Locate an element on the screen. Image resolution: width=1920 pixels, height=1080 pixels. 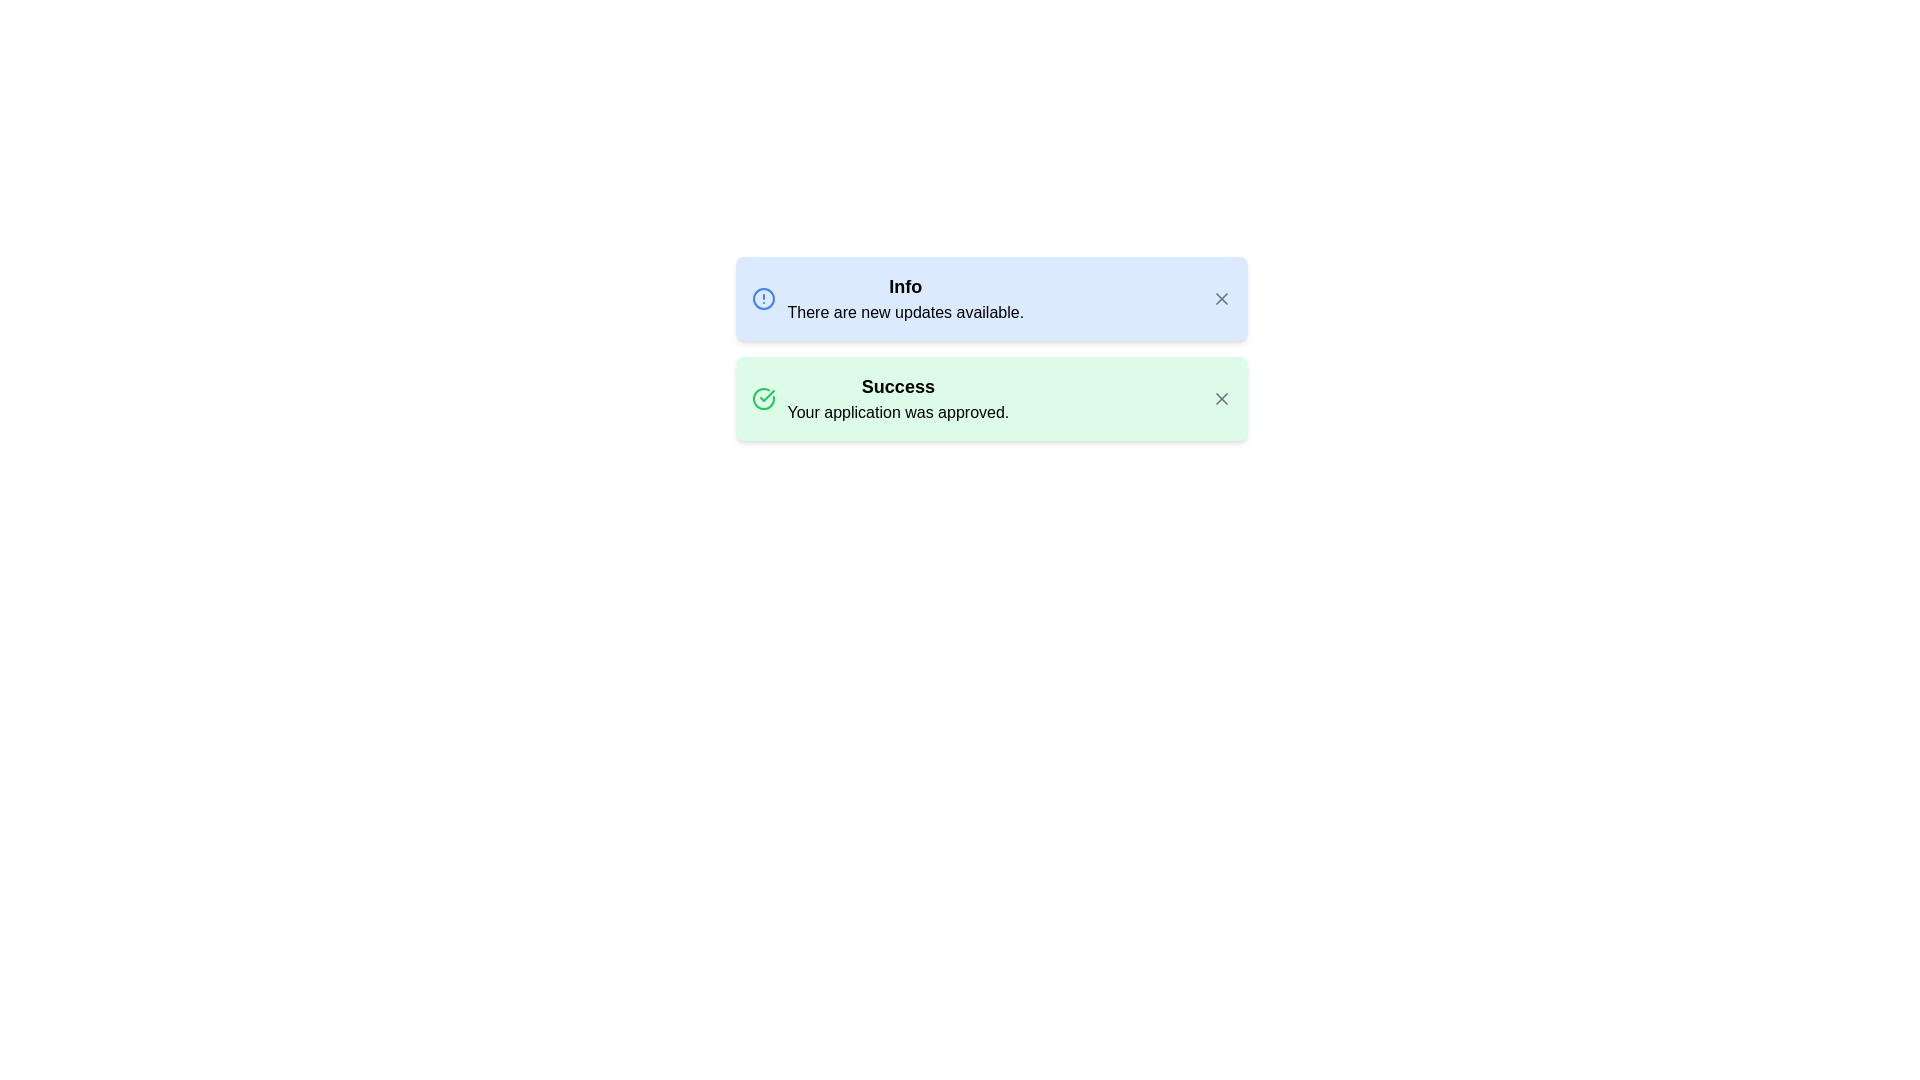
the informational Text Label indicating application approval, located in the second notification box under the 'Success' heading is located at coordinates (897, 411).